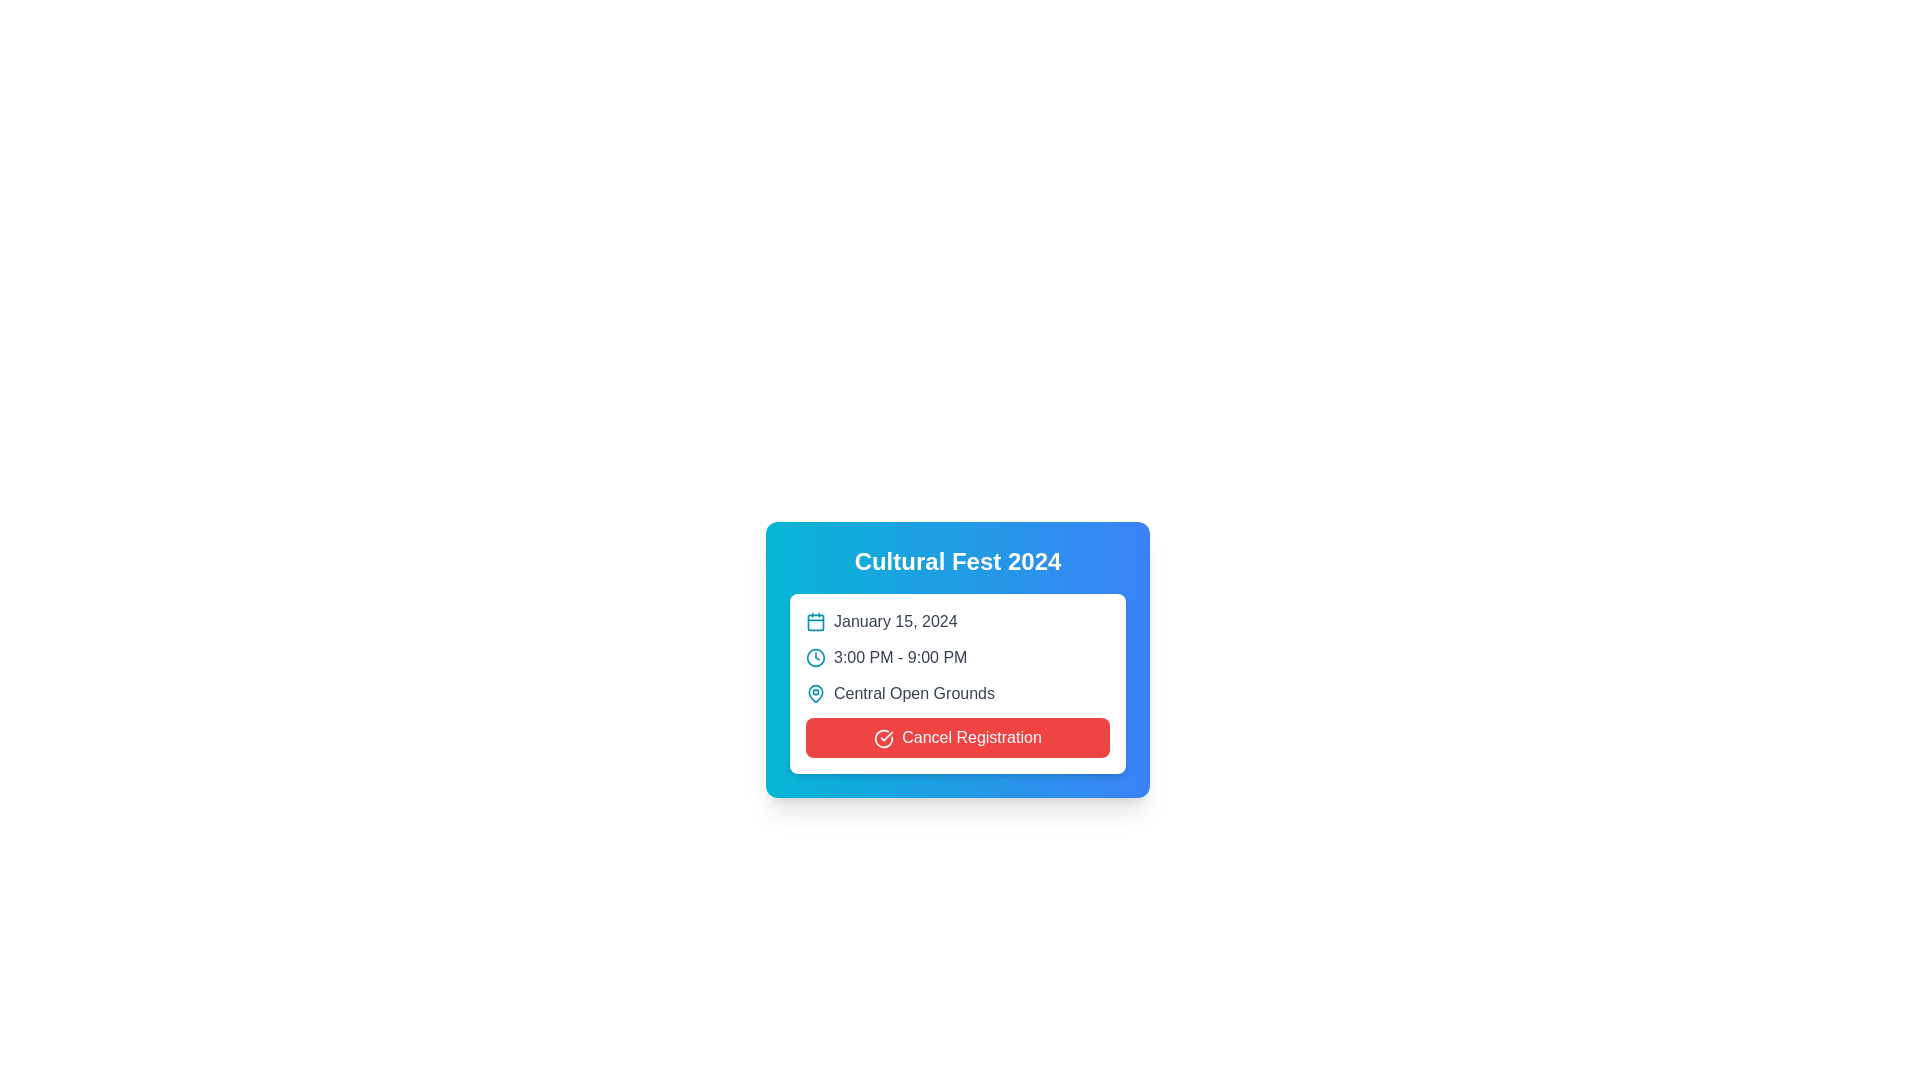  Describe the element at coordinates (957, 737) in the screenshot. I see `the cancel registration button for the 'Cultural Fest 2024' event` at that location.